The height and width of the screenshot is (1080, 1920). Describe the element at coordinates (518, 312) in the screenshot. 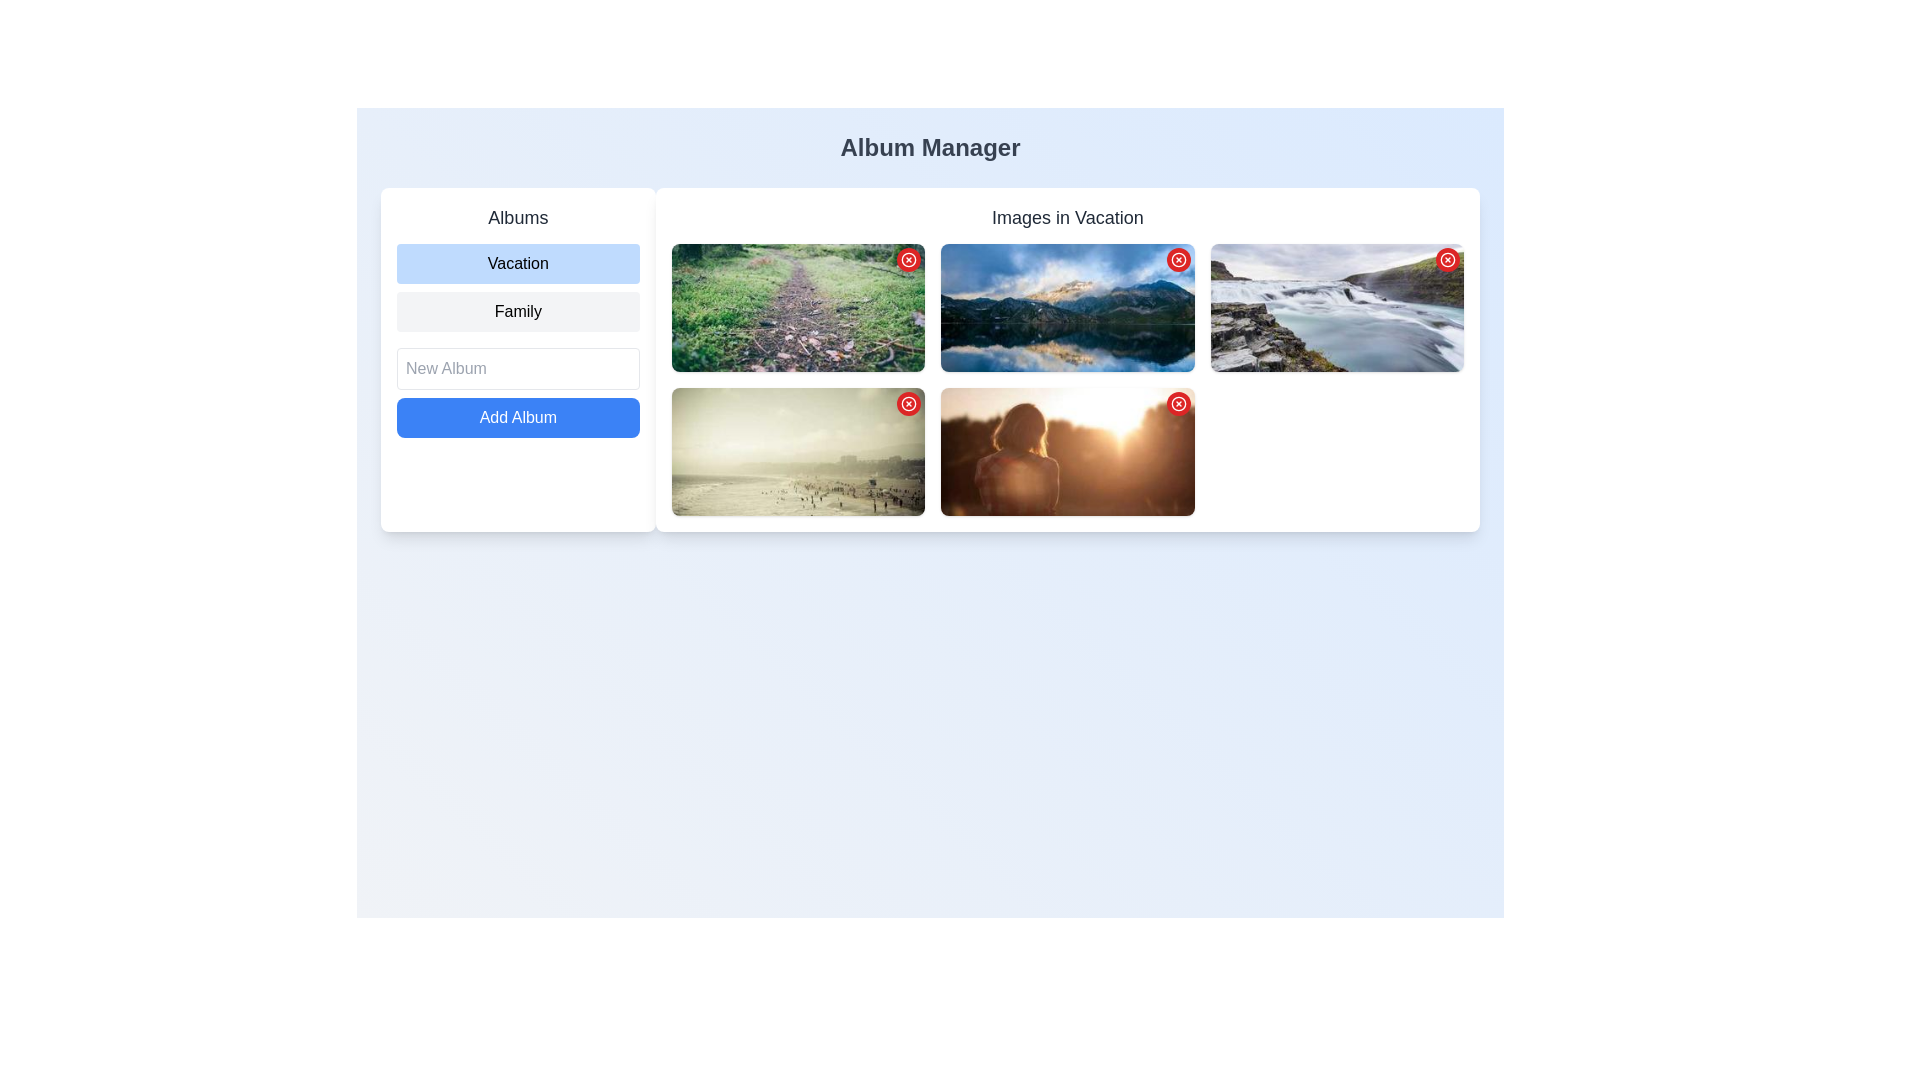

I see `the 'Family' button` at that location.